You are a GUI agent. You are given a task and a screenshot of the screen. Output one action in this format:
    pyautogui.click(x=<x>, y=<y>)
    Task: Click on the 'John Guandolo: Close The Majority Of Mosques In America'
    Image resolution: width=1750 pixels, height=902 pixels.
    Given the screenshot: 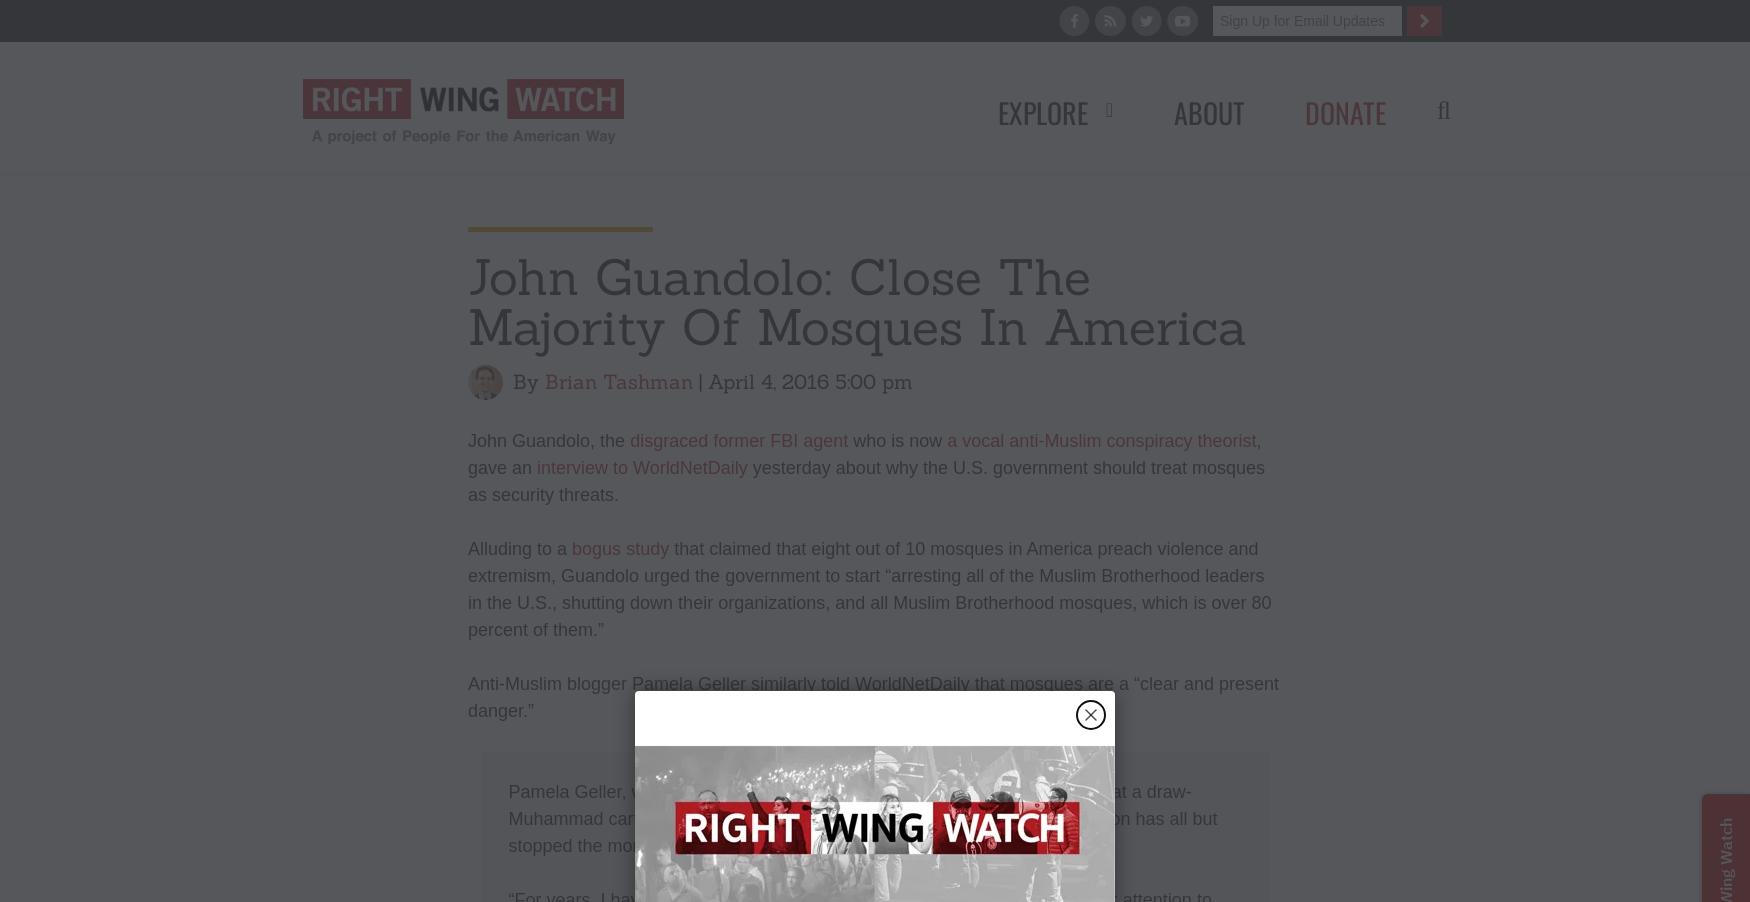 What is the action you would take?
    pyautogui.click(x=857, y=300)
    